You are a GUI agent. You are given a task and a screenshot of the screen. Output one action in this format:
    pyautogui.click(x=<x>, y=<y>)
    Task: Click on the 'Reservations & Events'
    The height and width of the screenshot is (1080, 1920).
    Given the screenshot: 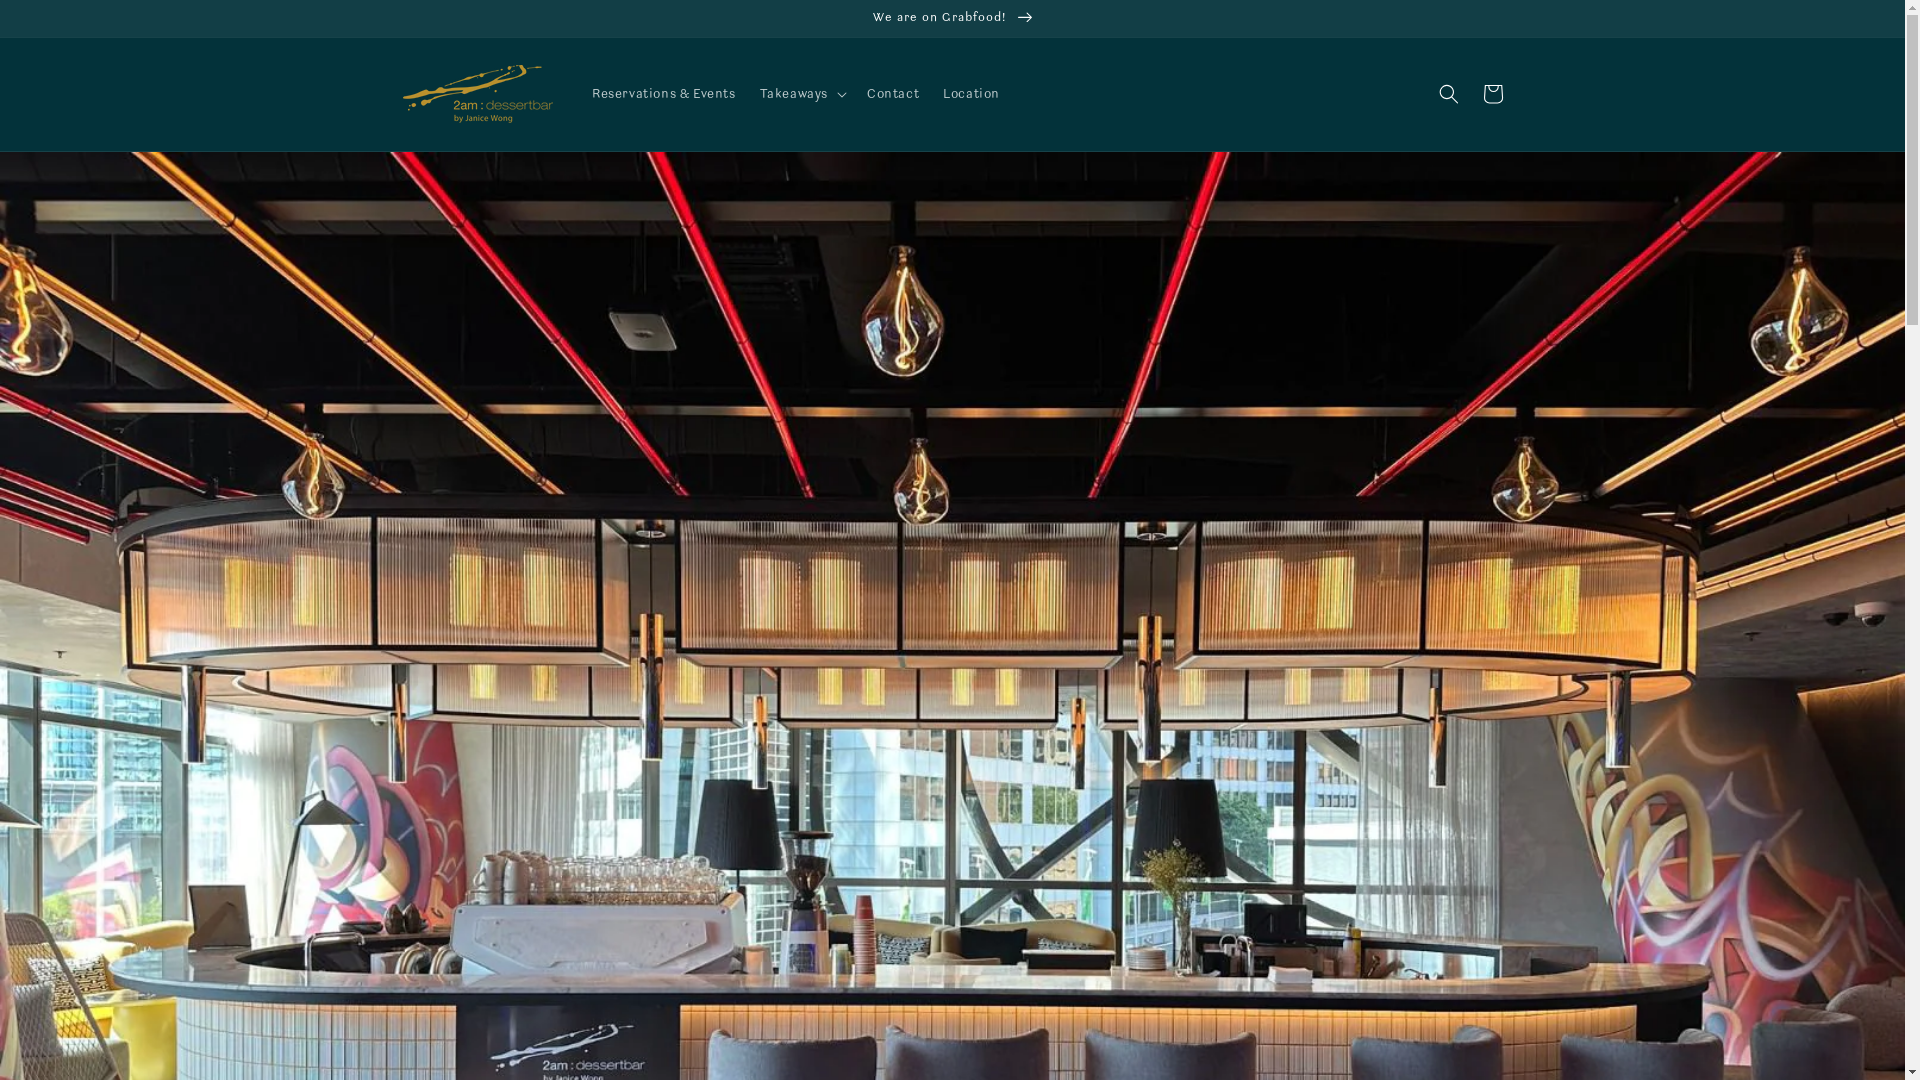 What is the action you would take?
    pyautogui.click(x=663, y=93)
    